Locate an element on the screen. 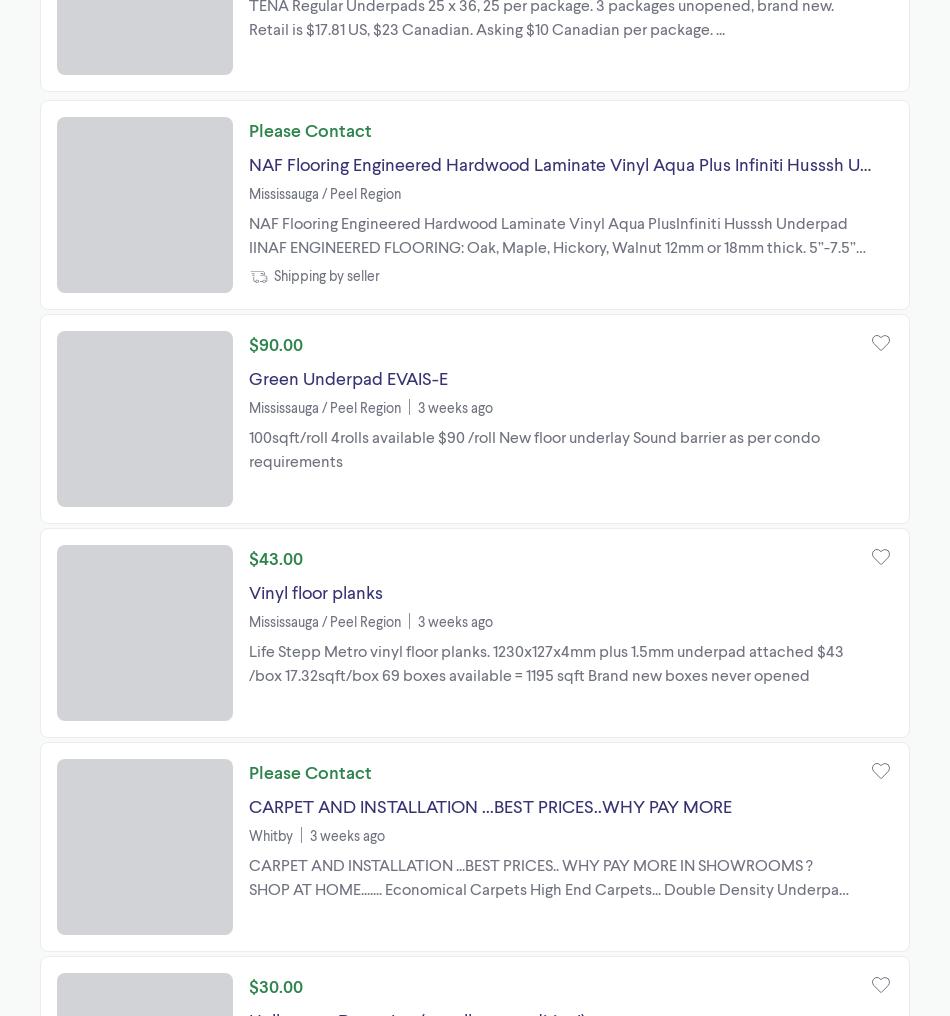 The image size is (950, 1016). 'Life Stepp Metro vinyl floor planks. 1230x127x4mm plus 1.5mm underpad attached $43 /box 17.32sqft/box 69 boxes available = 1195 sqft Brand new boxes never opened' is located at coordinates (546, 660).